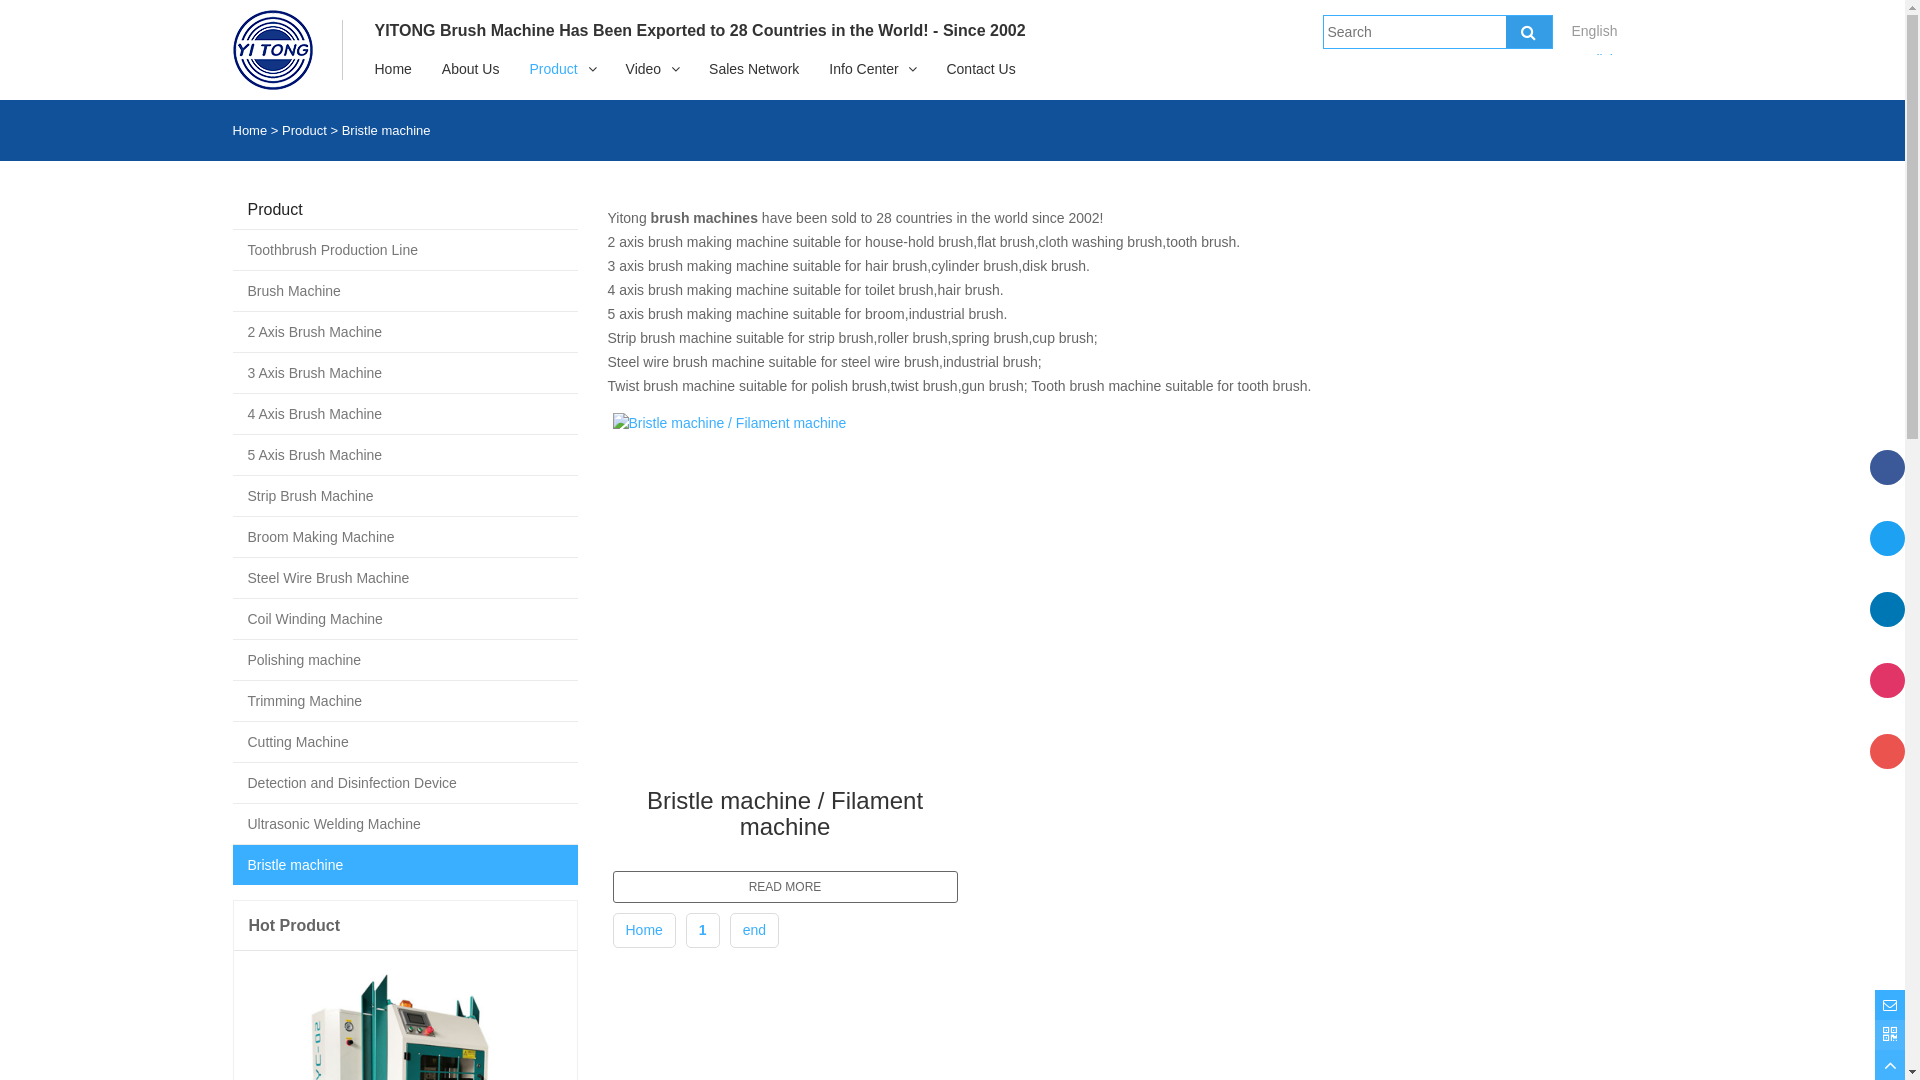 Image resolution: width=1920 pixels, height=1080 pixels. Describe the element at coordinates (403, 373) in the screenshot. I see `'3 Axis Brush Machine'` at that location.